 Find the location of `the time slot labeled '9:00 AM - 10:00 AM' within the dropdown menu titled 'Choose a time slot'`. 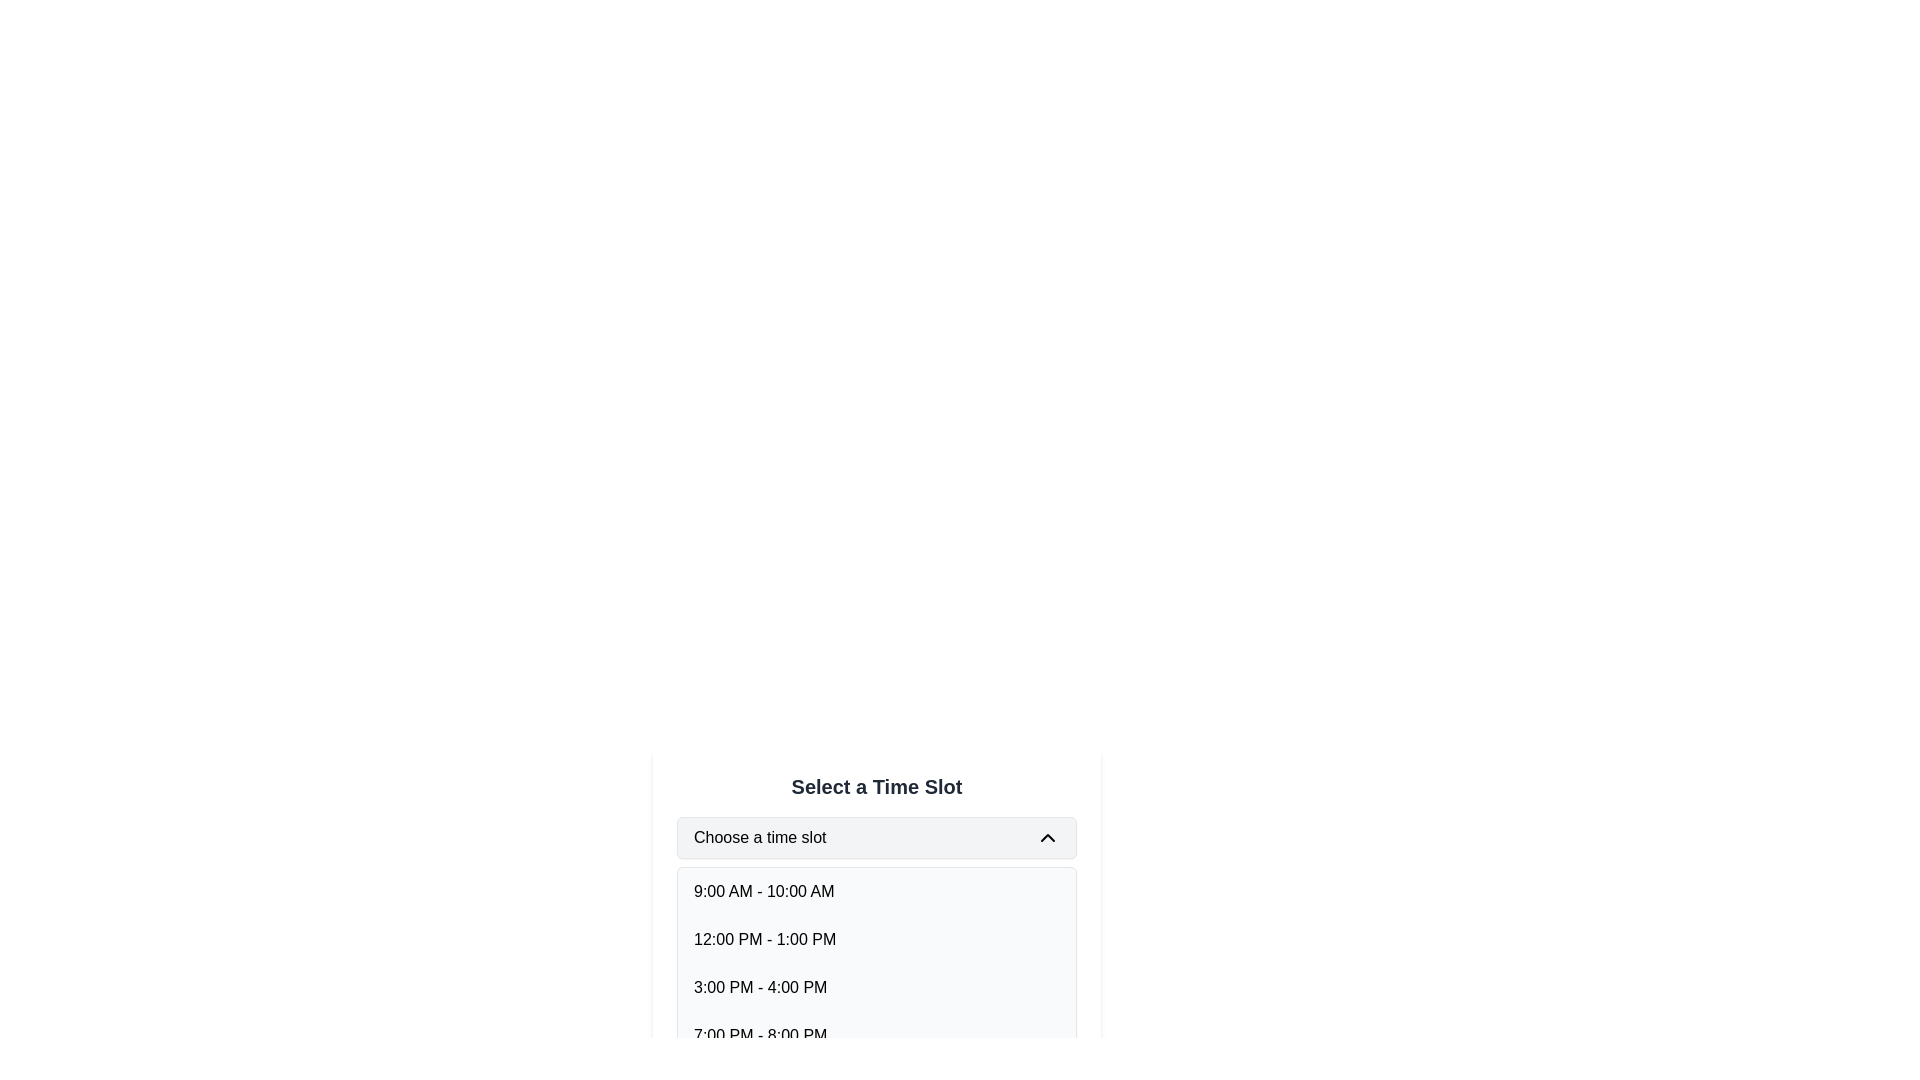

the time slot labeled '9:00 AM - 10:00 AM' within the dropdown menu titled 'Choose a time slot' is located at coordinates (763, 890).